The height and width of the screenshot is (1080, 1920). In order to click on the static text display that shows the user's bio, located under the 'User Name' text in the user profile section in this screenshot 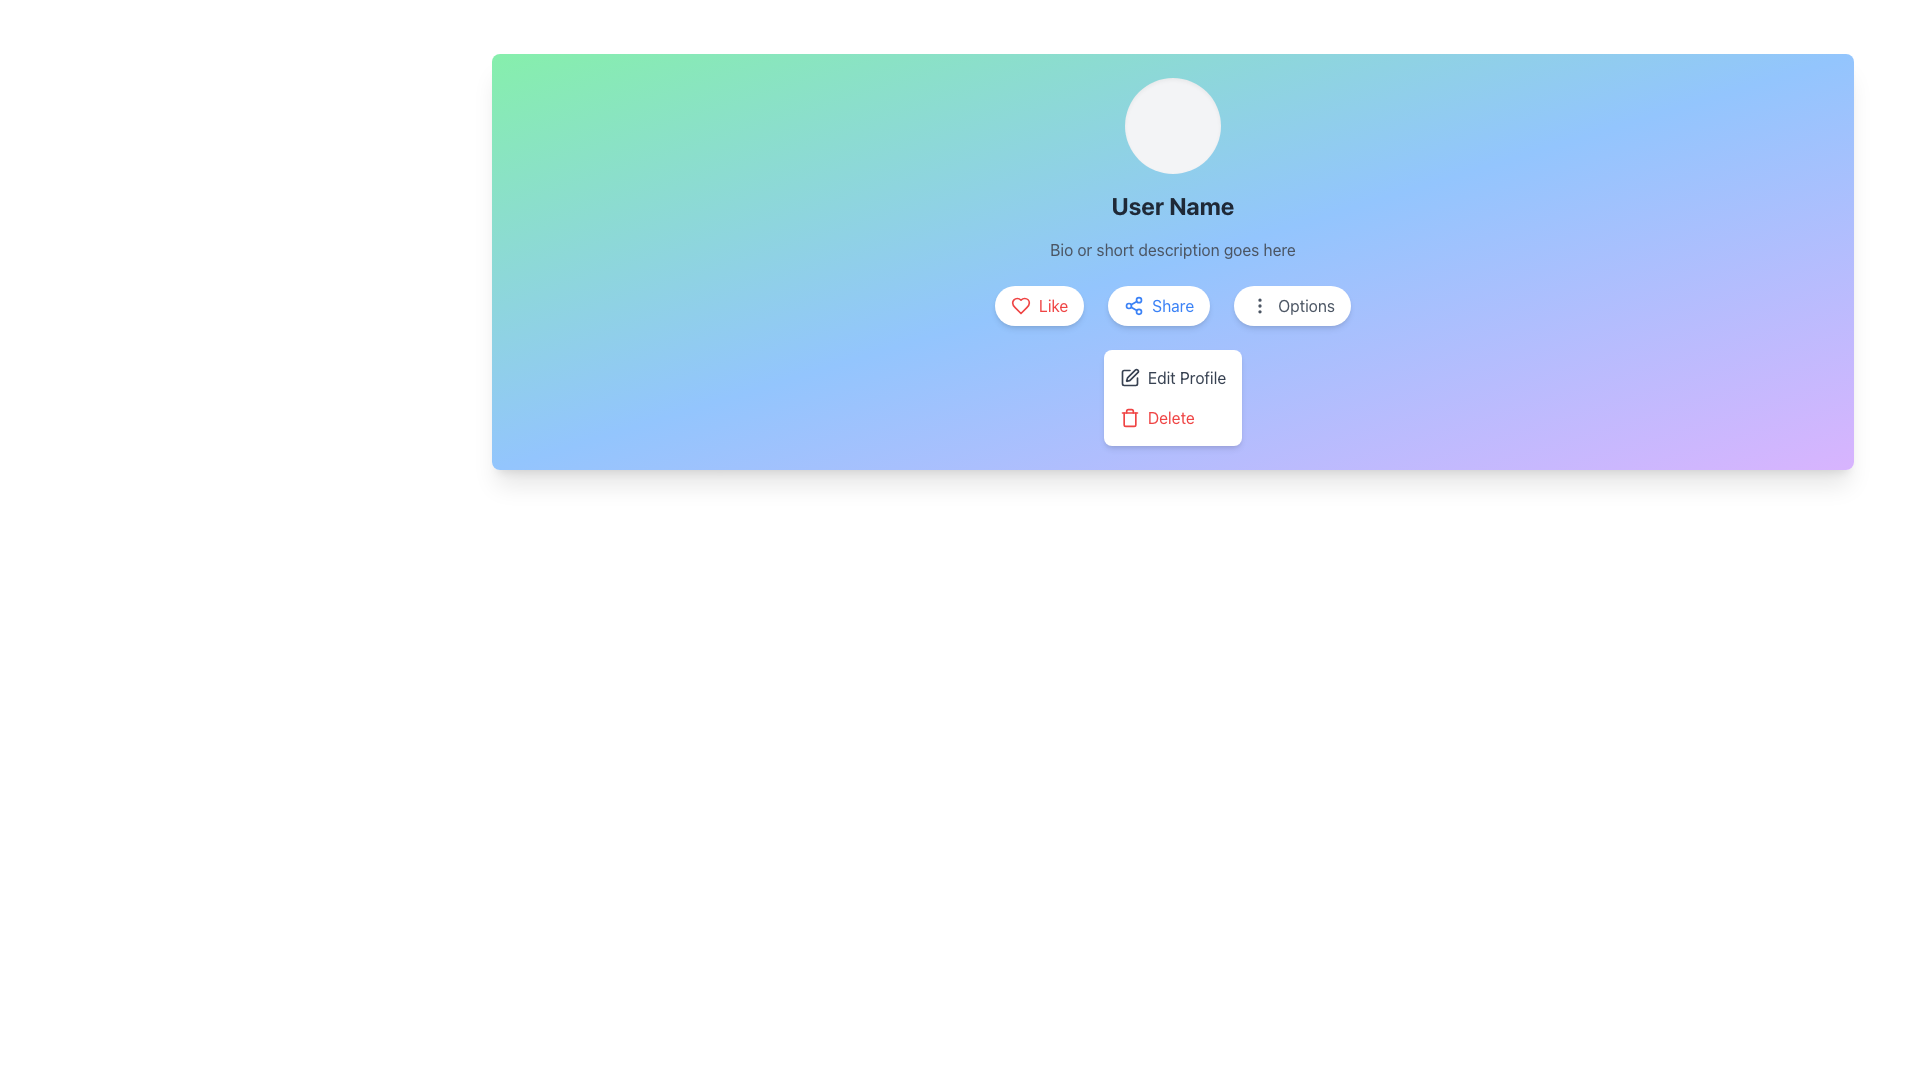, I will do `click(1172, 249)`.